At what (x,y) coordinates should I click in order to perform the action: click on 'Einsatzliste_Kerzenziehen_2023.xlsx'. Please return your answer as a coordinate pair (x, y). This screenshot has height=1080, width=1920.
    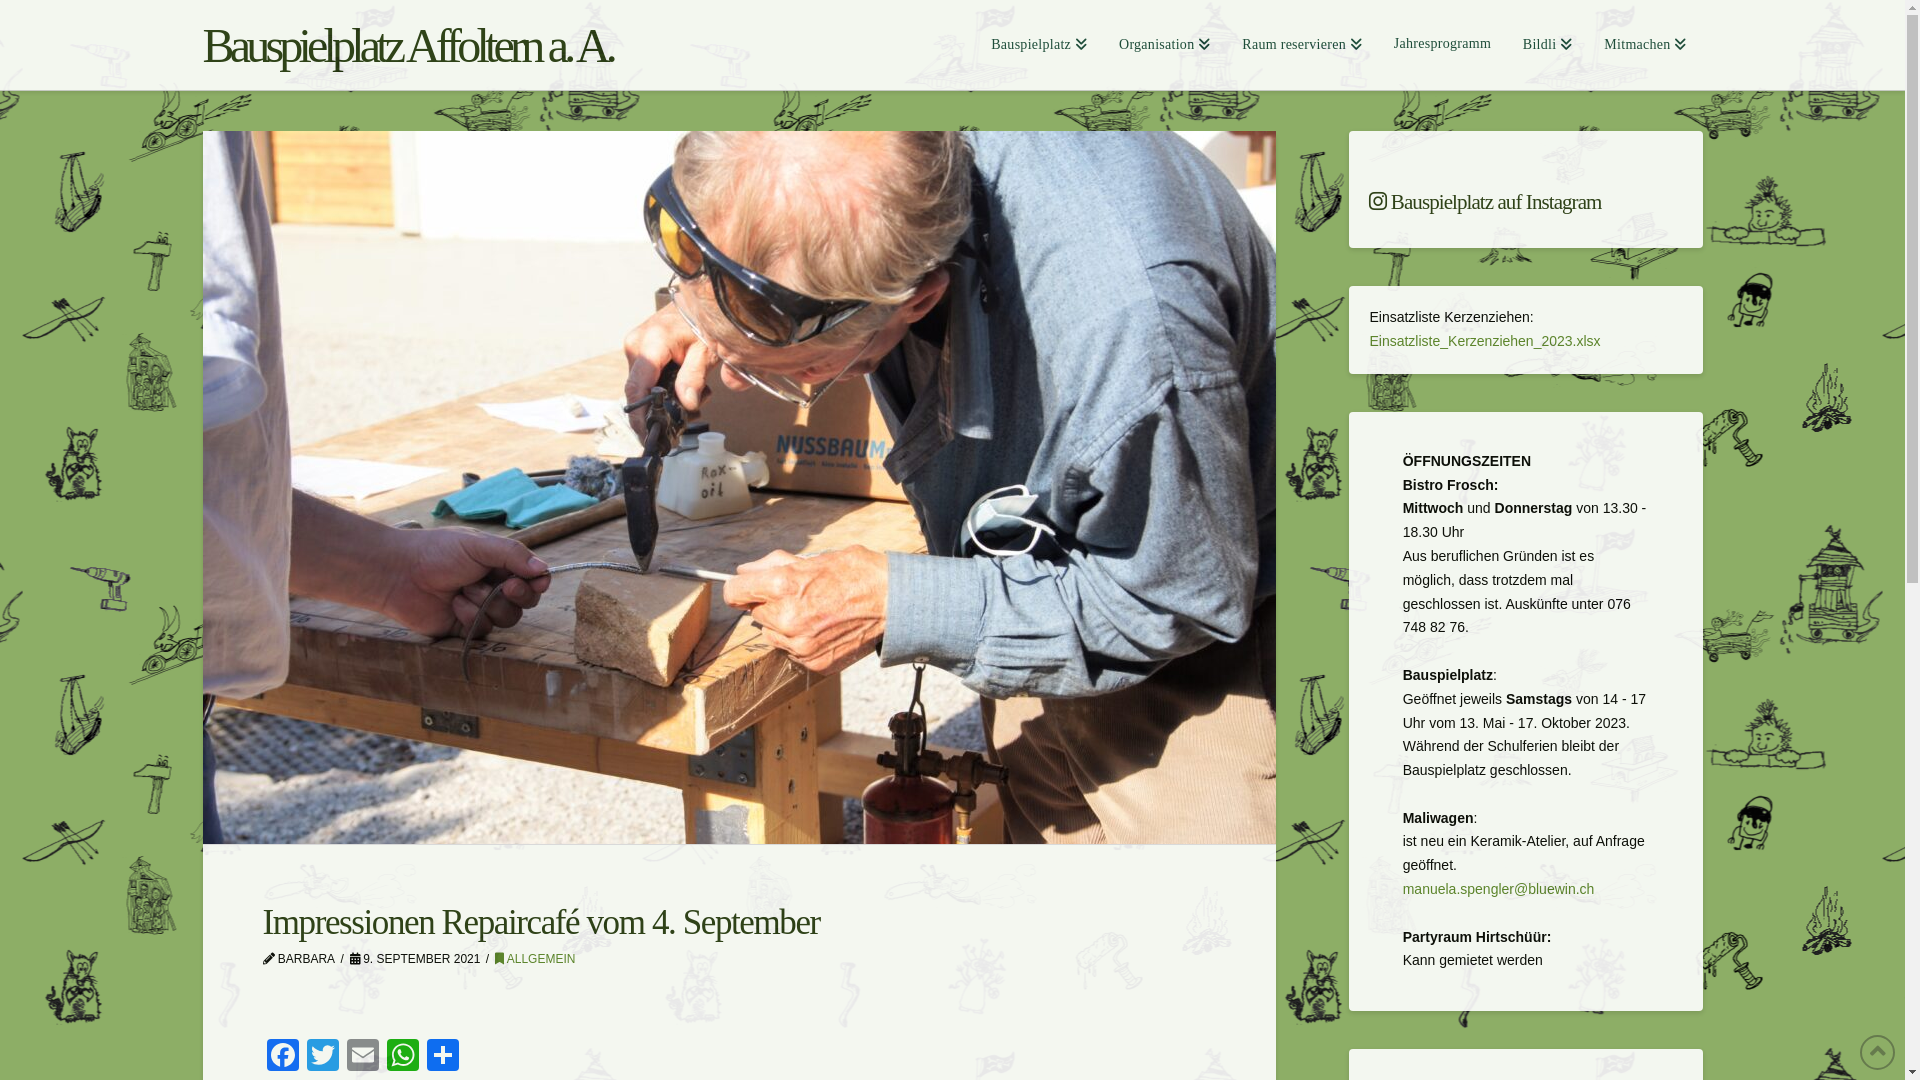
    Looking at the image, I should click on (1484, 339).